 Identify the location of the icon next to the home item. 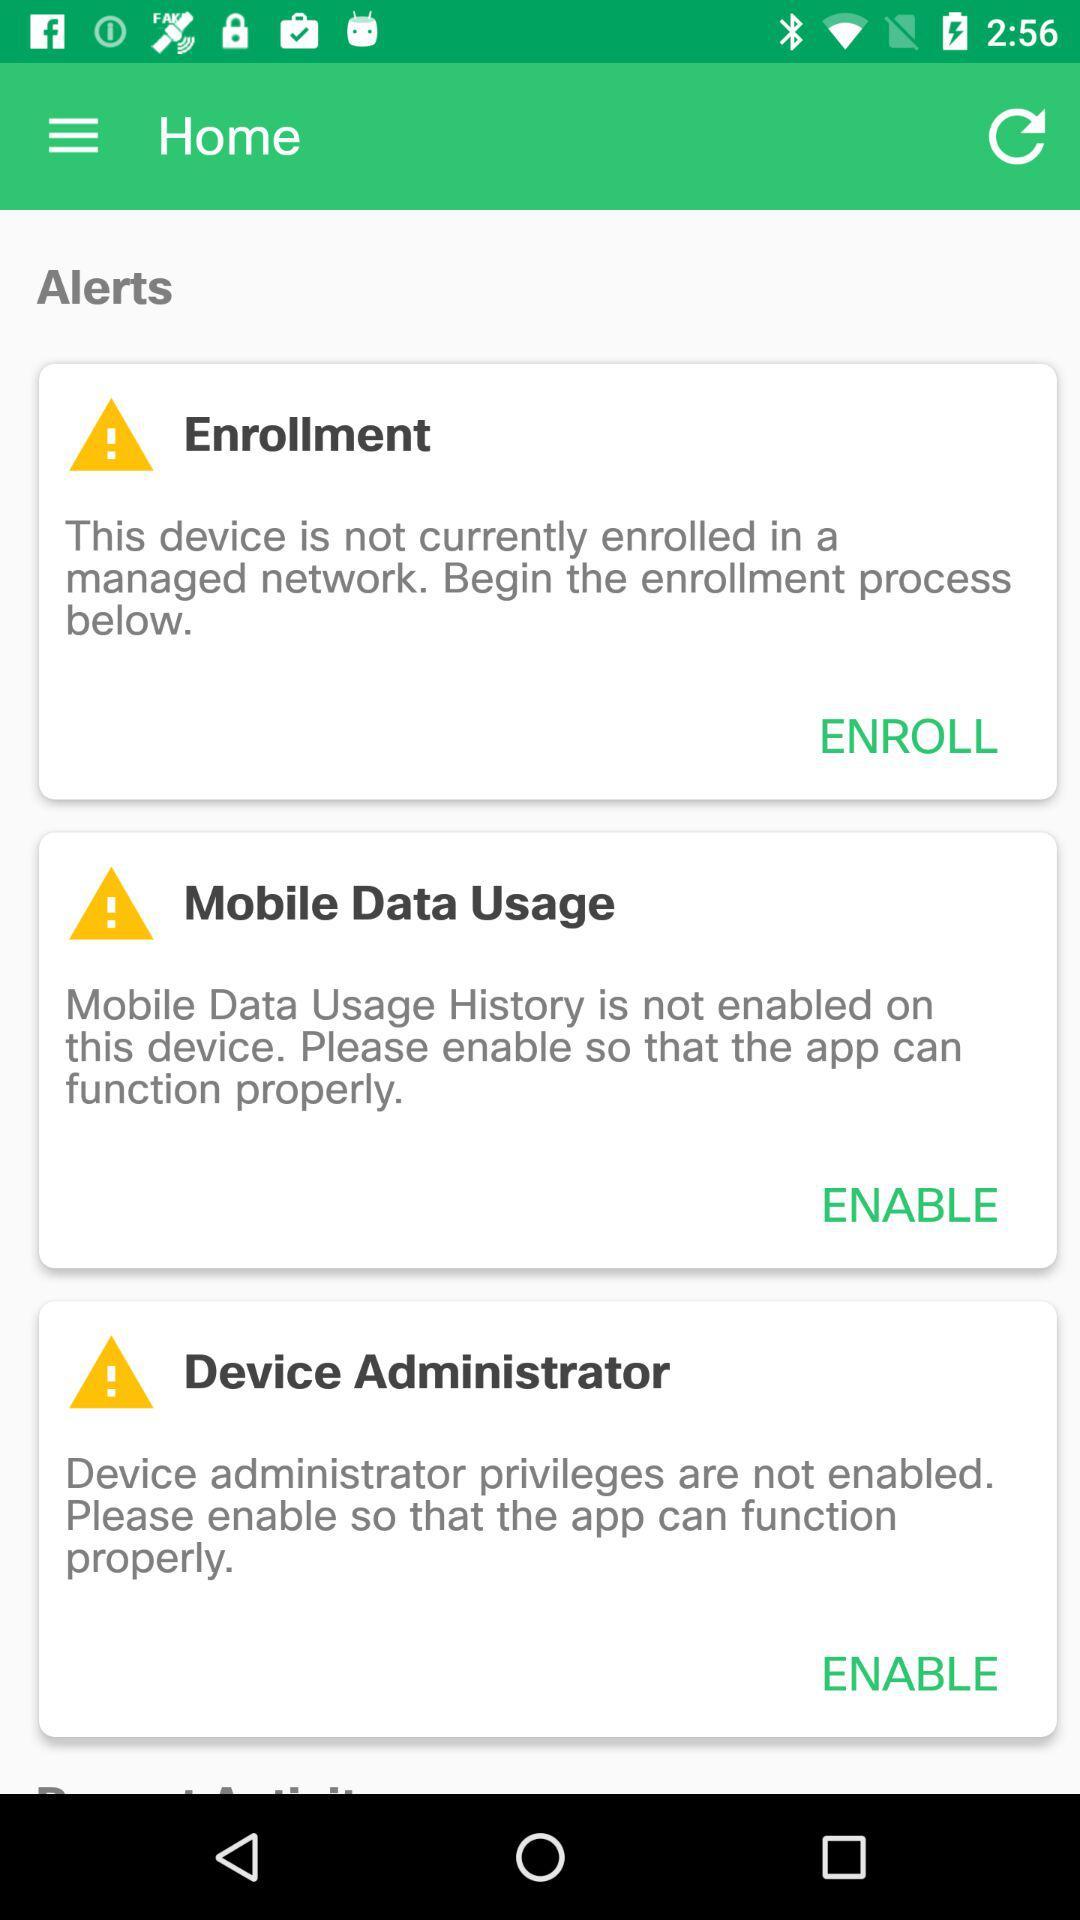
(72, 135).